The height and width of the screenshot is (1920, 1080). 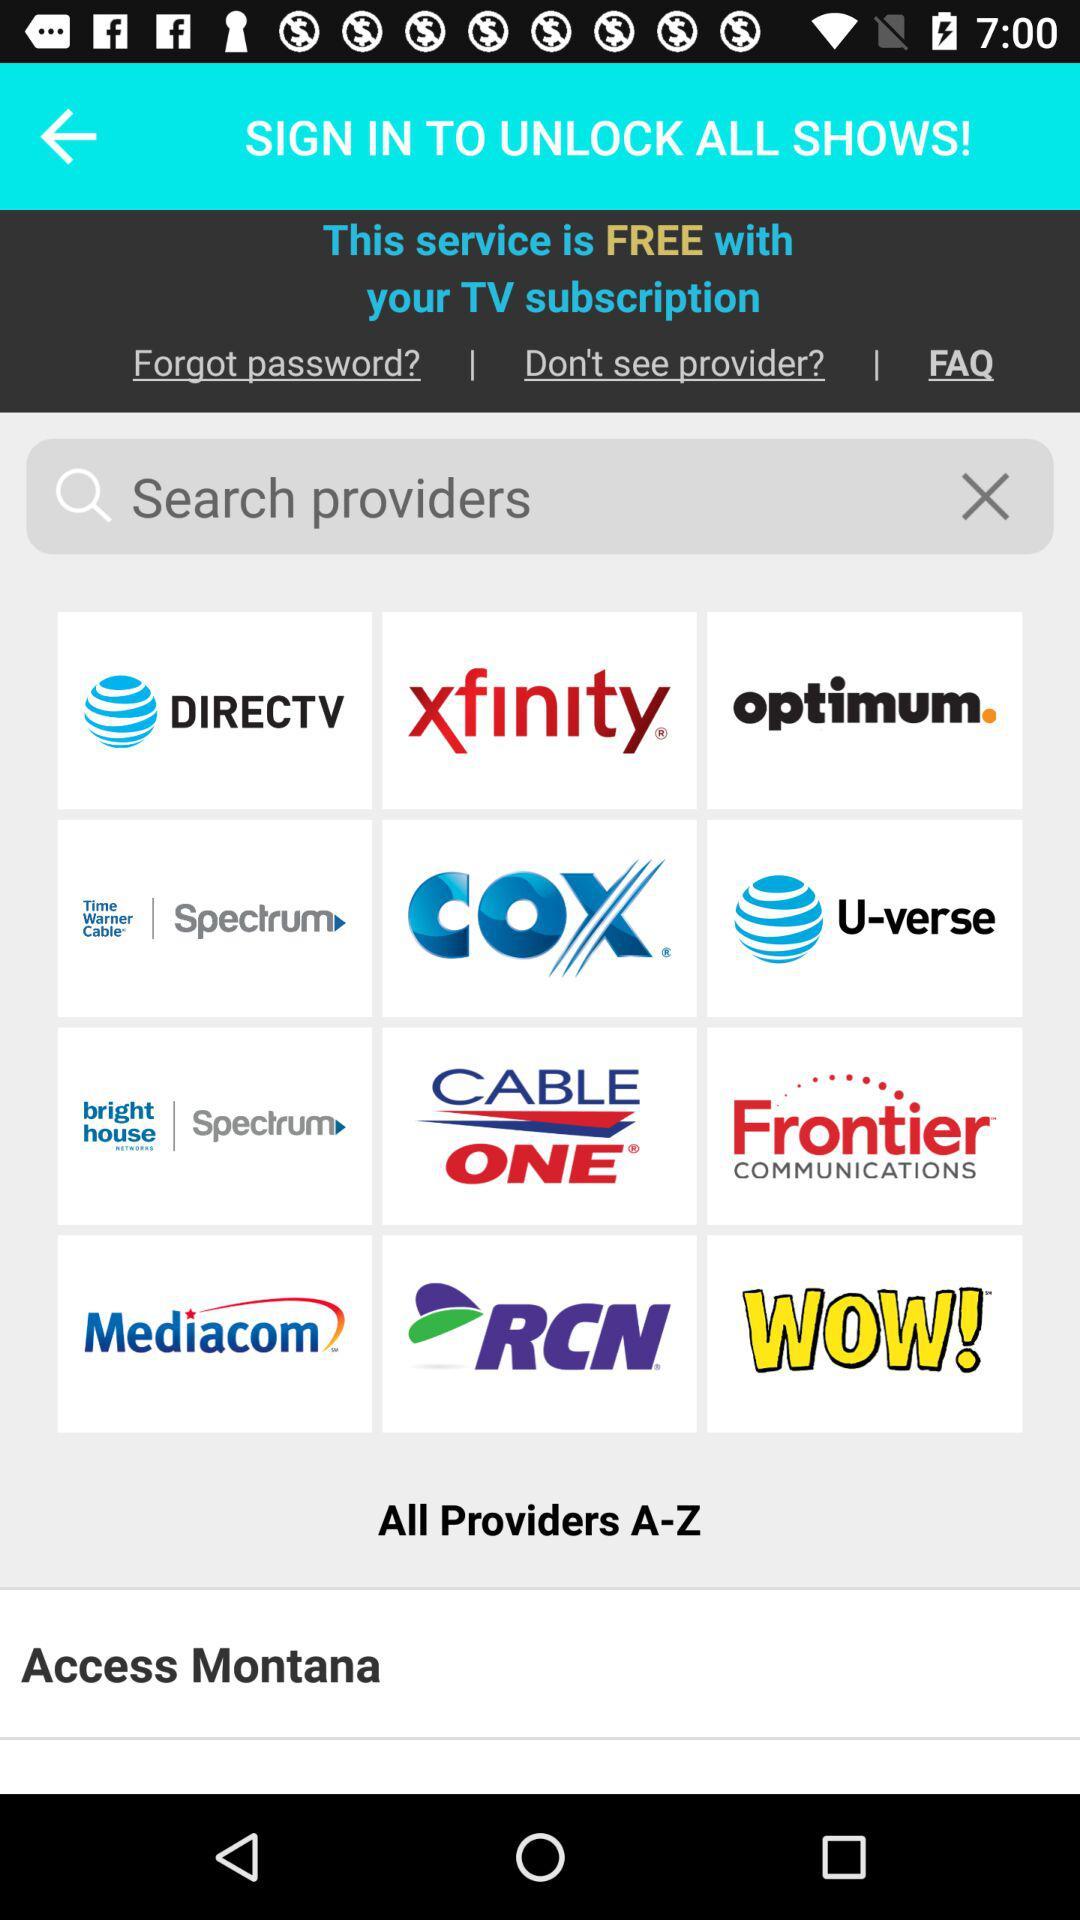 What do you see at coordinates (863, 1126) in the screenshot?
I see `result` at bounding box center [863, 1126].